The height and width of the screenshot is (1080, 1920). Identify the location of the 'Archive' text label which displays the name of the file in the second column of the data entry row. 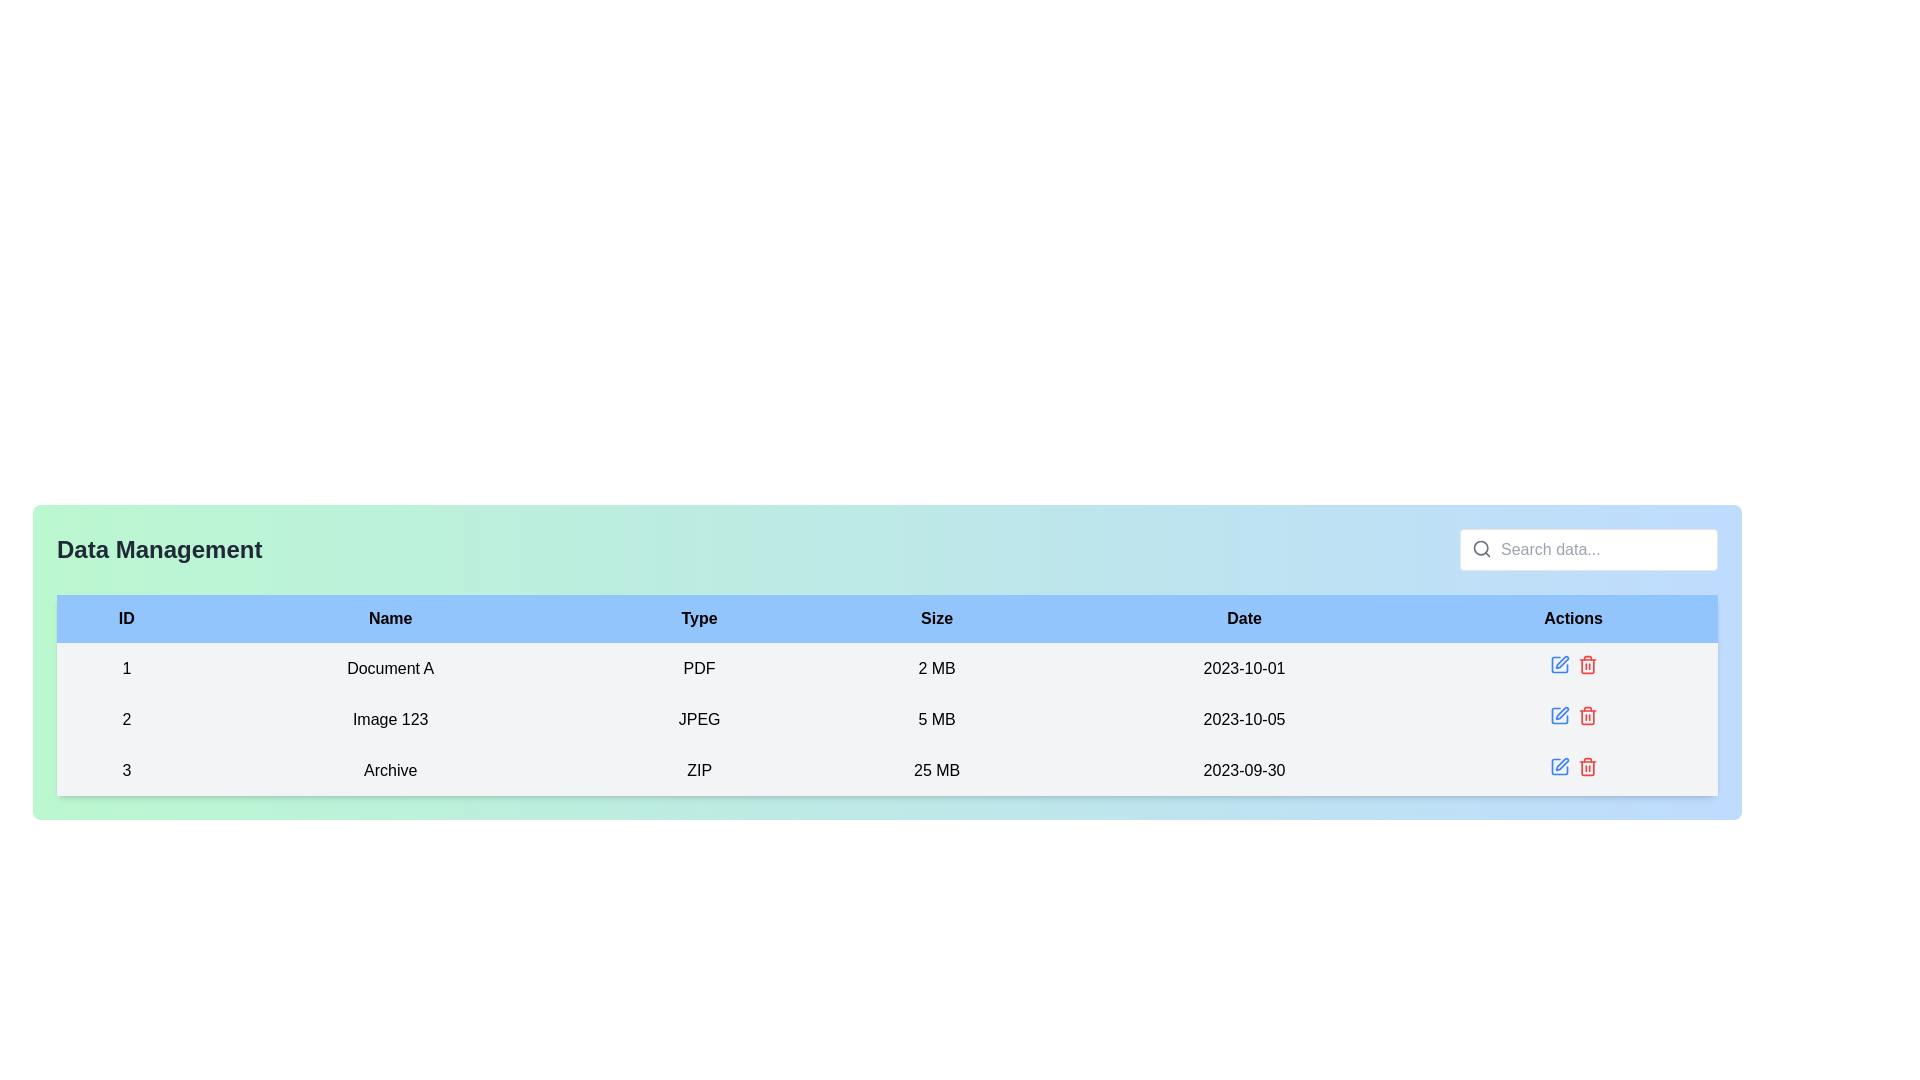
(390, 769).